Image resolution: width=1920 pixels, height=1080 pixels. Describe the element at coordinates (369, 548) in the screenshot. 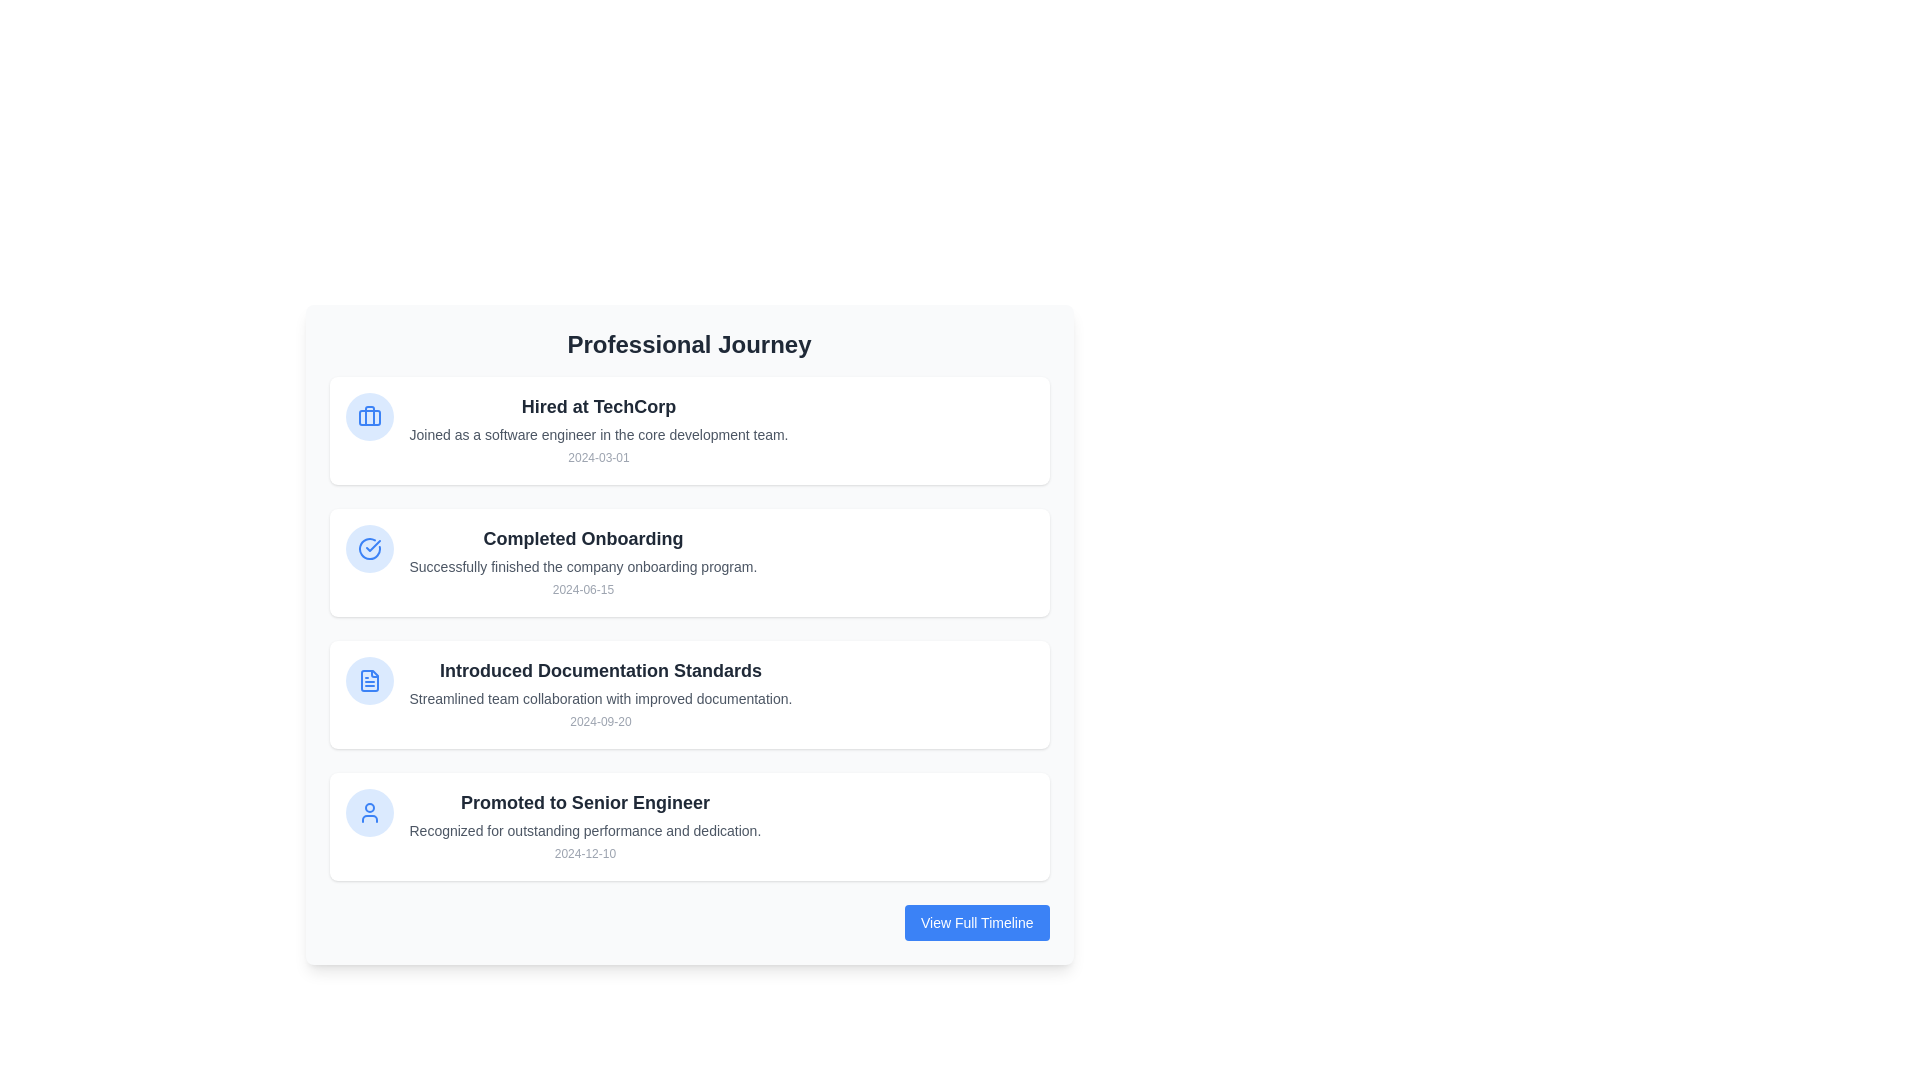

I see `the completion status icon located in the leftmost section of 'Completed Onboarding', which indicates the successful completion of the onboarding program` at that location.